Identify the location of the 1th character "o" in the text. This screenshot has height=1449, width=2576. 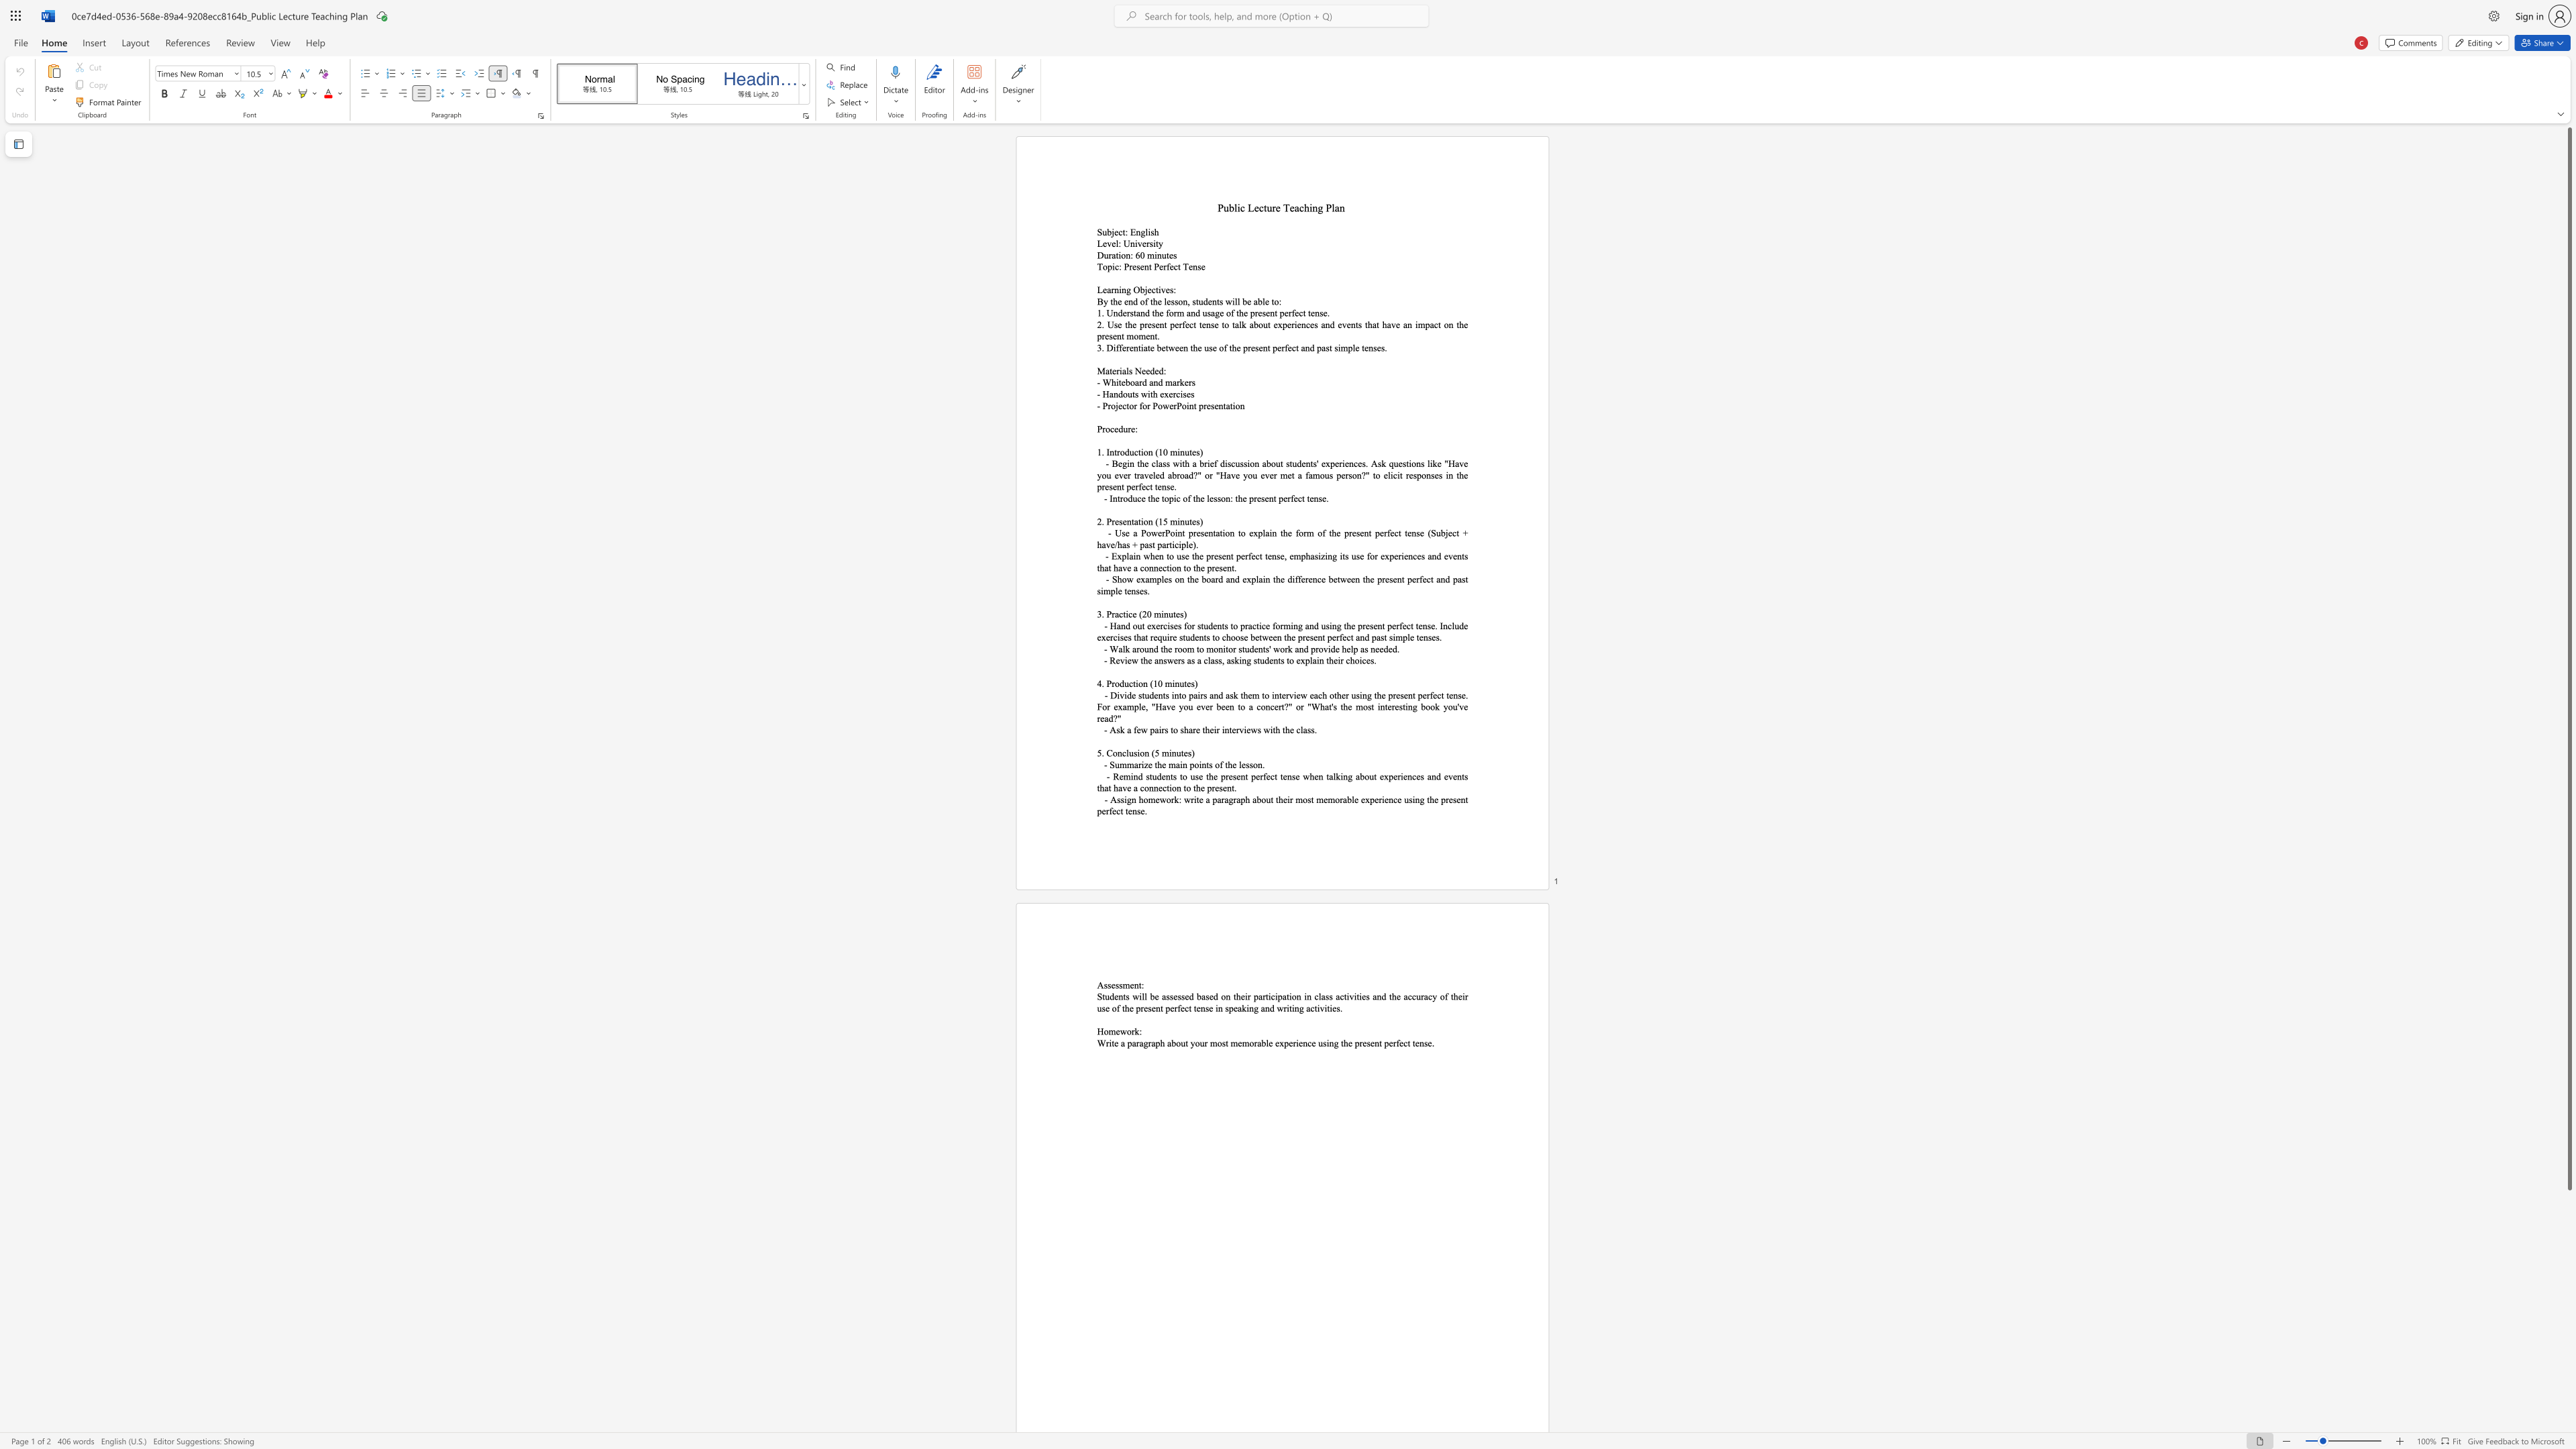
(1104, 266).